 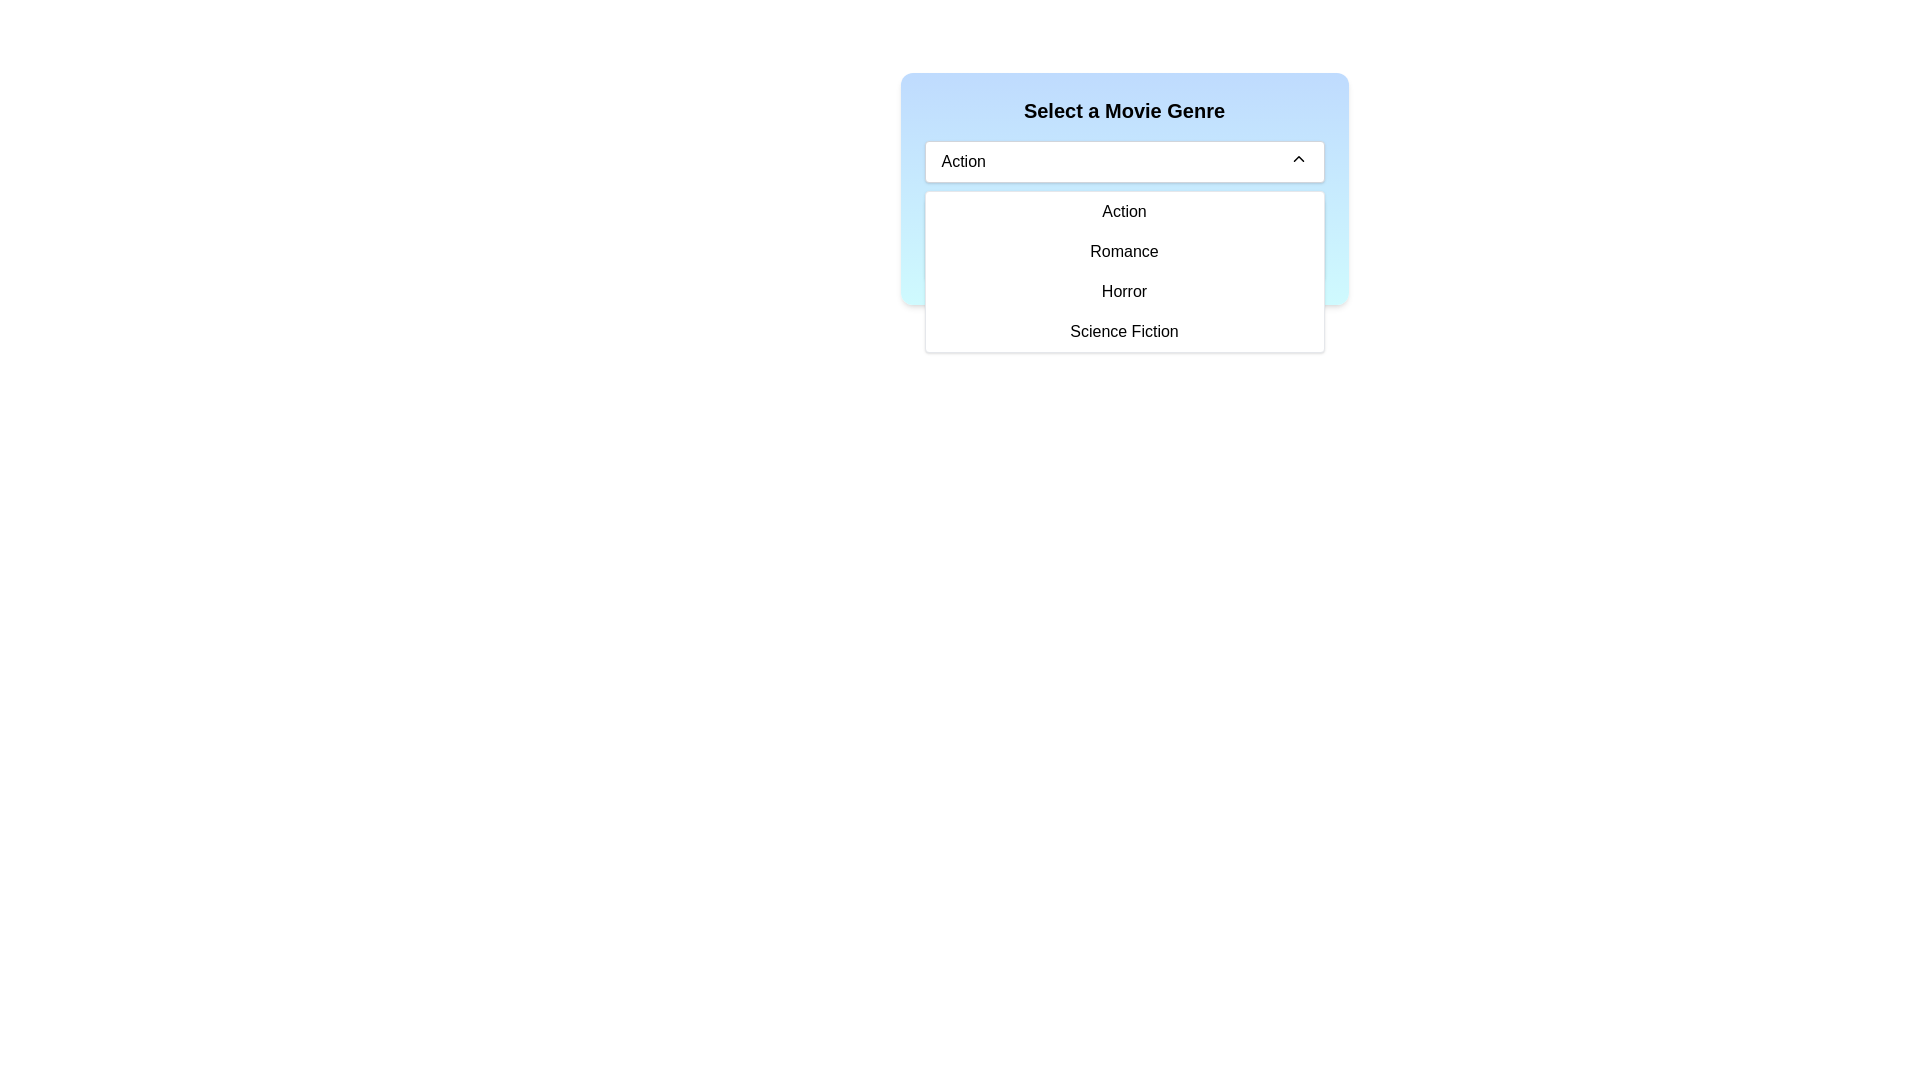 What do you see at coordinates (1298, 157) in the screenshot?
I see `the Chevron-Up Arrow icon on the right side of the 'Action' dropdown menu` at bounding box center [1298, 157].